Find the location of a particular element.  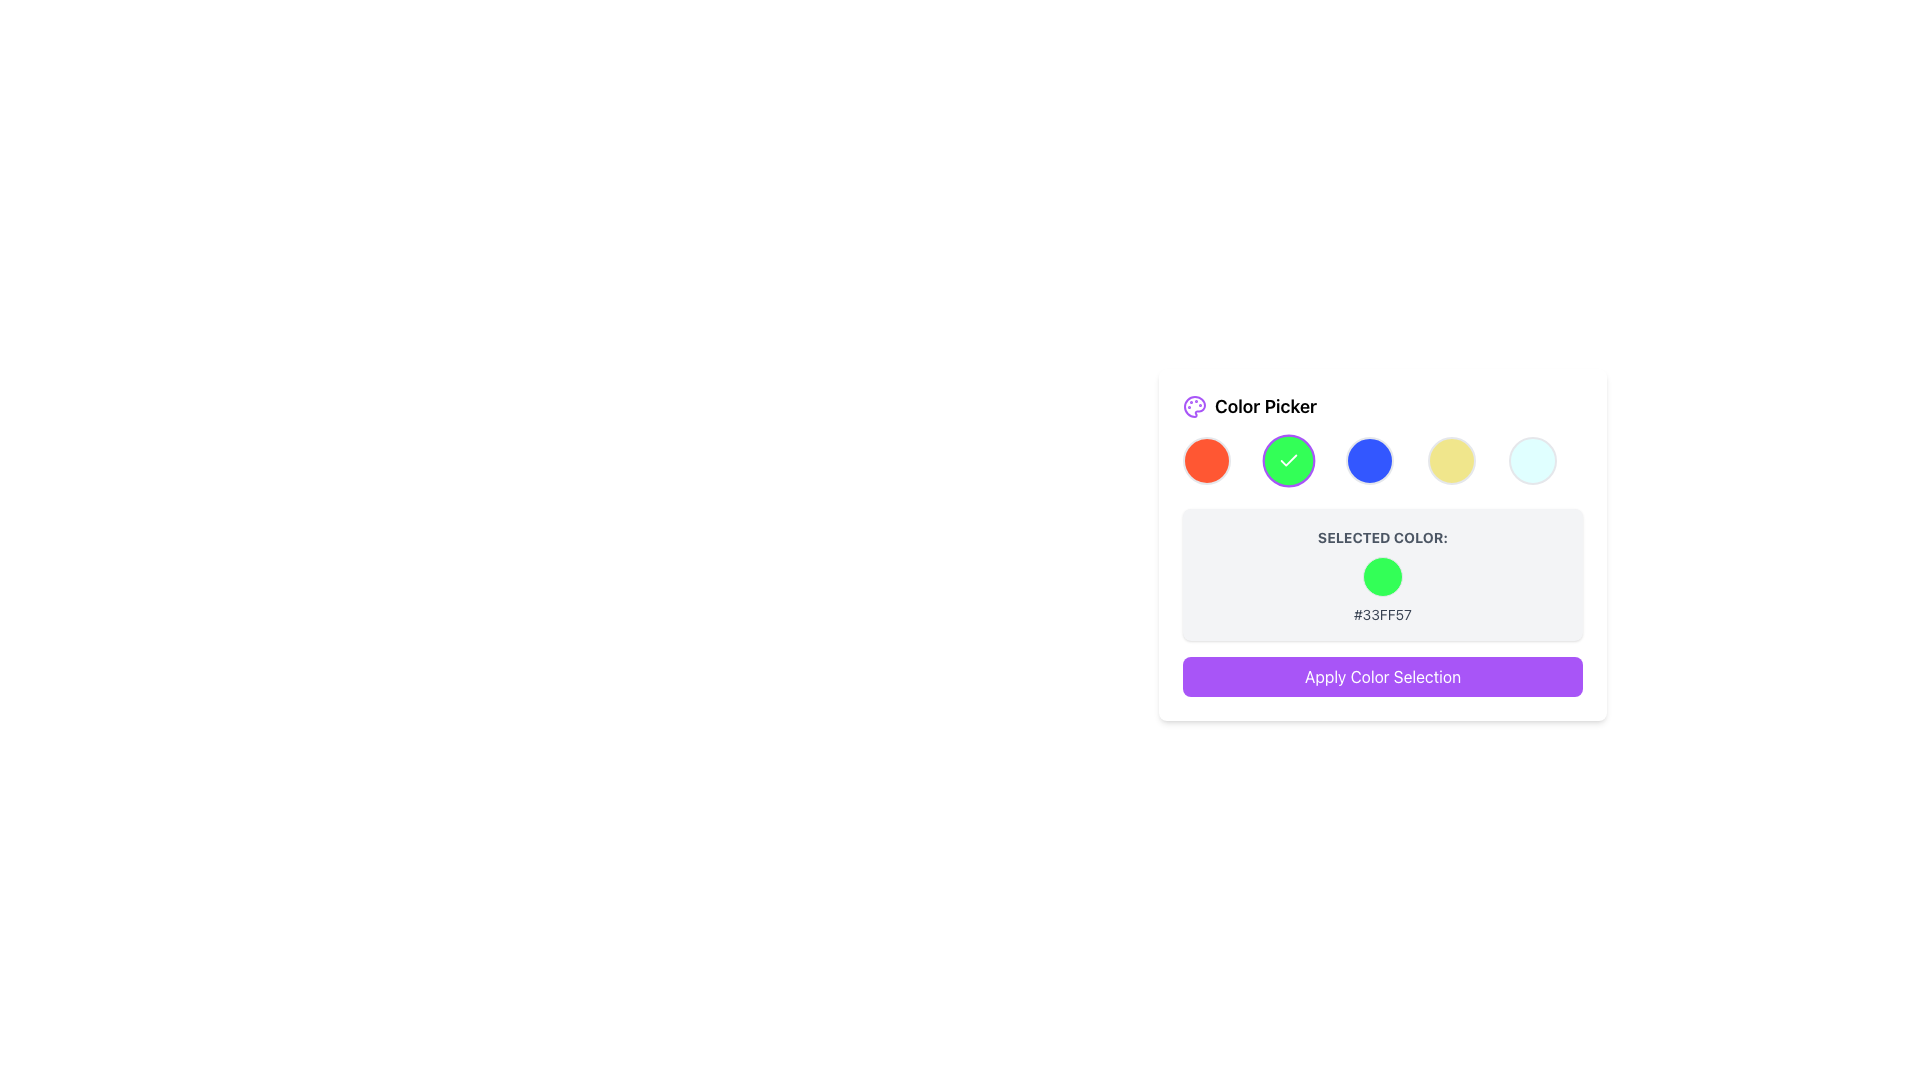

the individual color circle in the interactive selection grid positioned centrally below the 'Color Picker' label is located at coordinates (1381, 461).